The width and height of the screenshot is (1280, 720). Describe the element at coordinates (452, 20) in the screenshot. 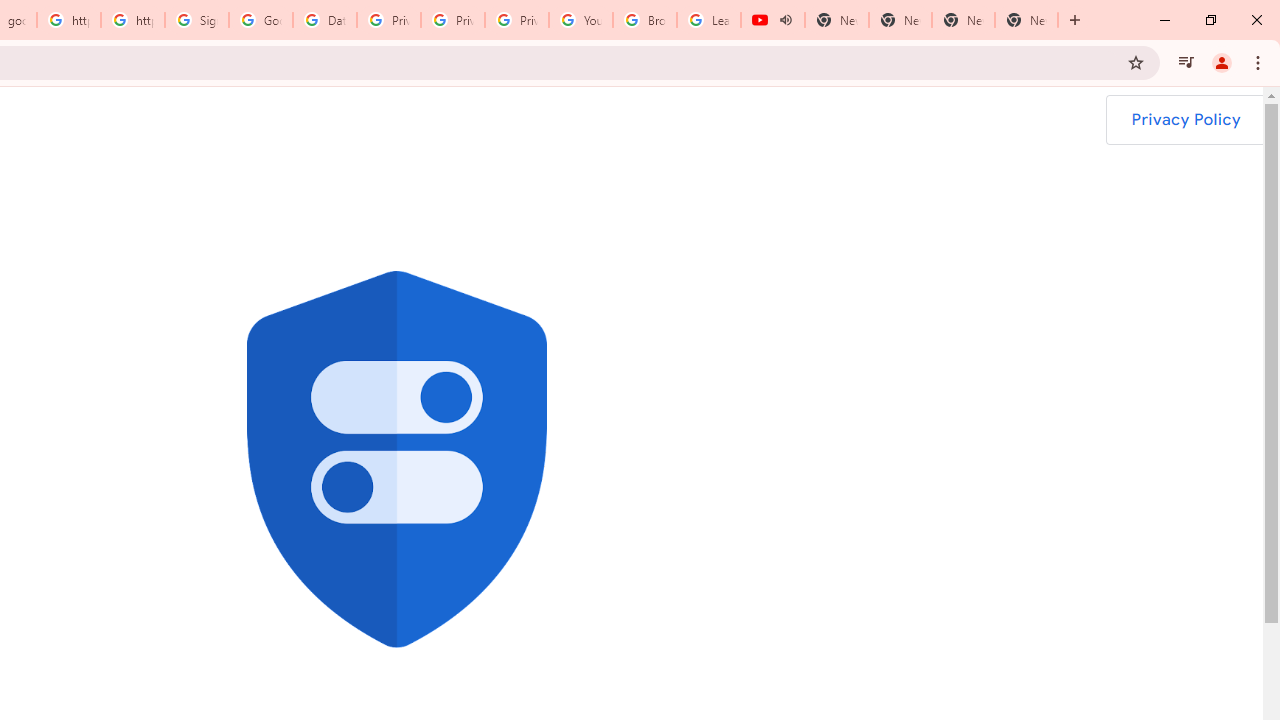

I see `'Privacy Help Center - Policies Help'` at that location.